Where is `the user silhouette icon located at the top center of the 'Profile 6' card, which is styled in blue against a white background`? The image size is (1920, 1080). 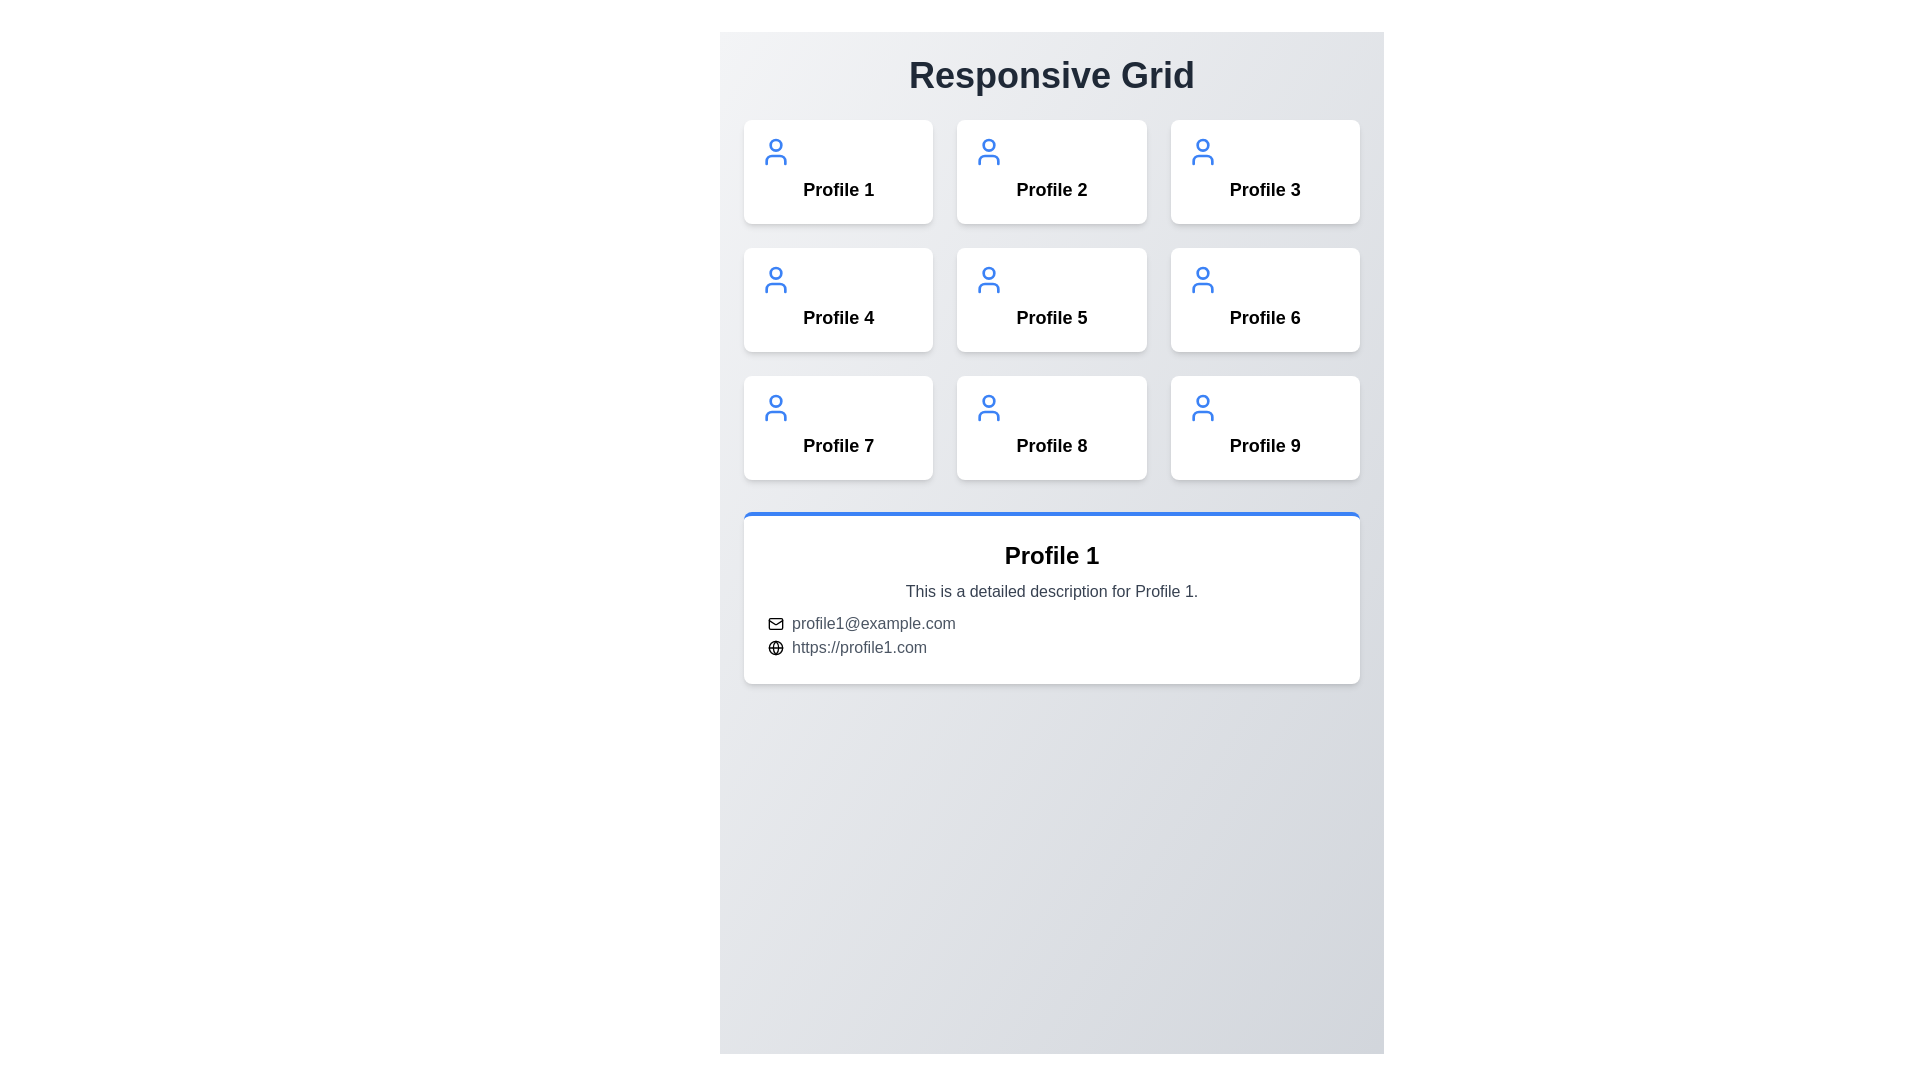
the user silhouette icon located at the top center of the 'Profile 6' card, which is styled in blue against a white background is located at coordinates (1201, 280).